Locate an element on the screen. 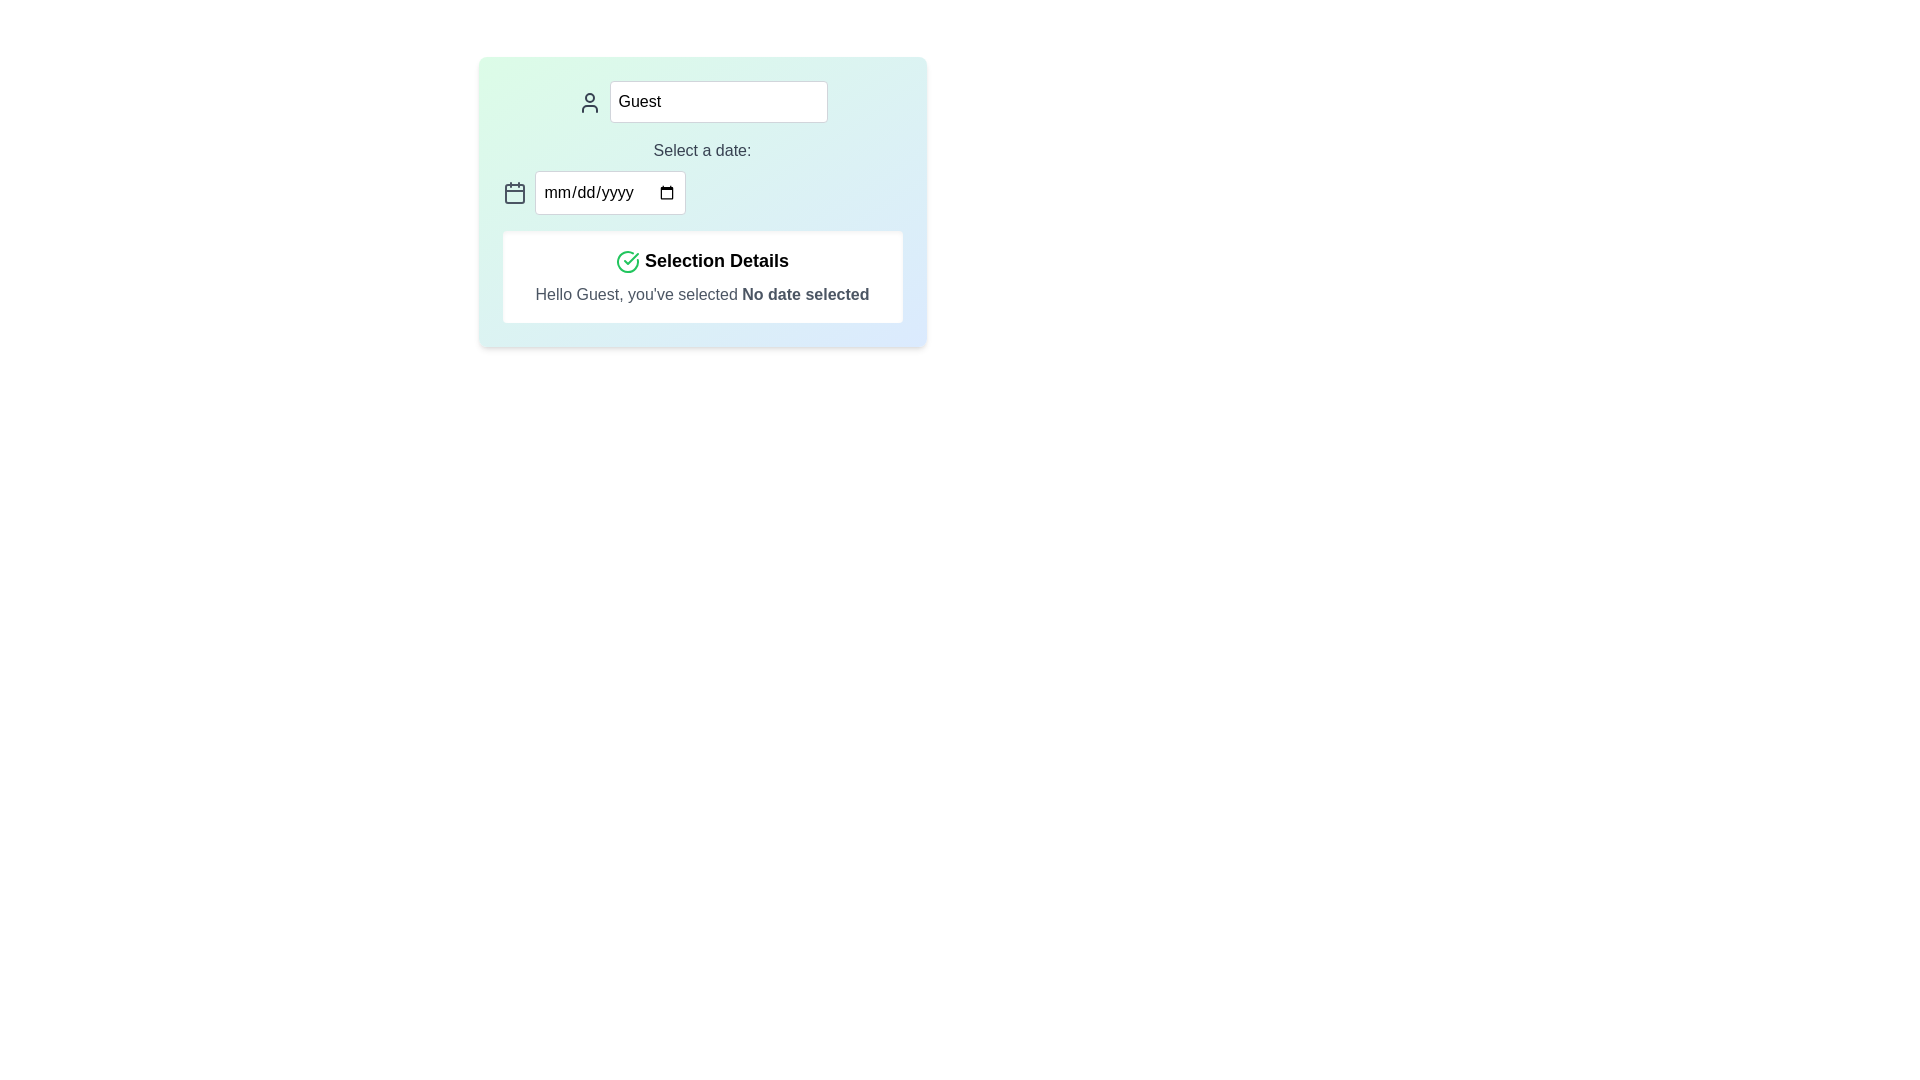 The height and width of the screenshot is (1080, 1920). the text label stating 'Hello Guest, you've selected No date selected.' located in the 'Selection Details' section is located at coordinates (702, 294).